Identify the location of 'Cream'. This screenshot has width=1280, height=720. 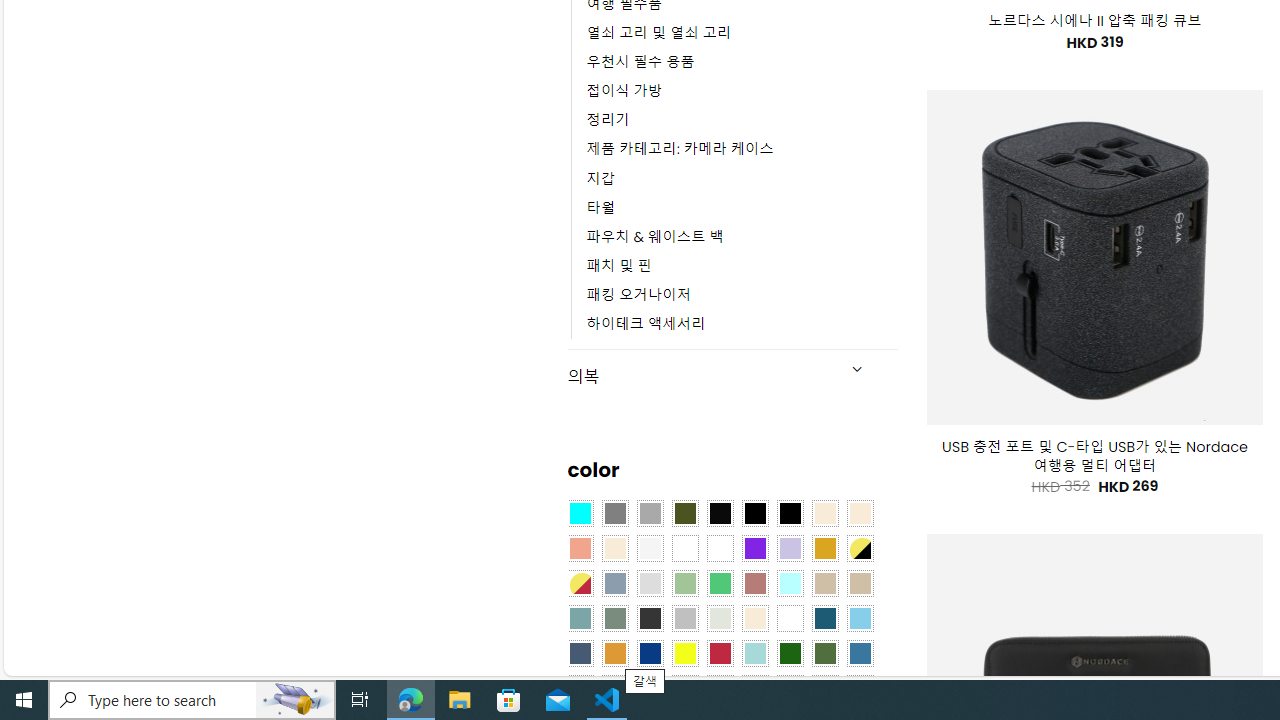
(614, 549).